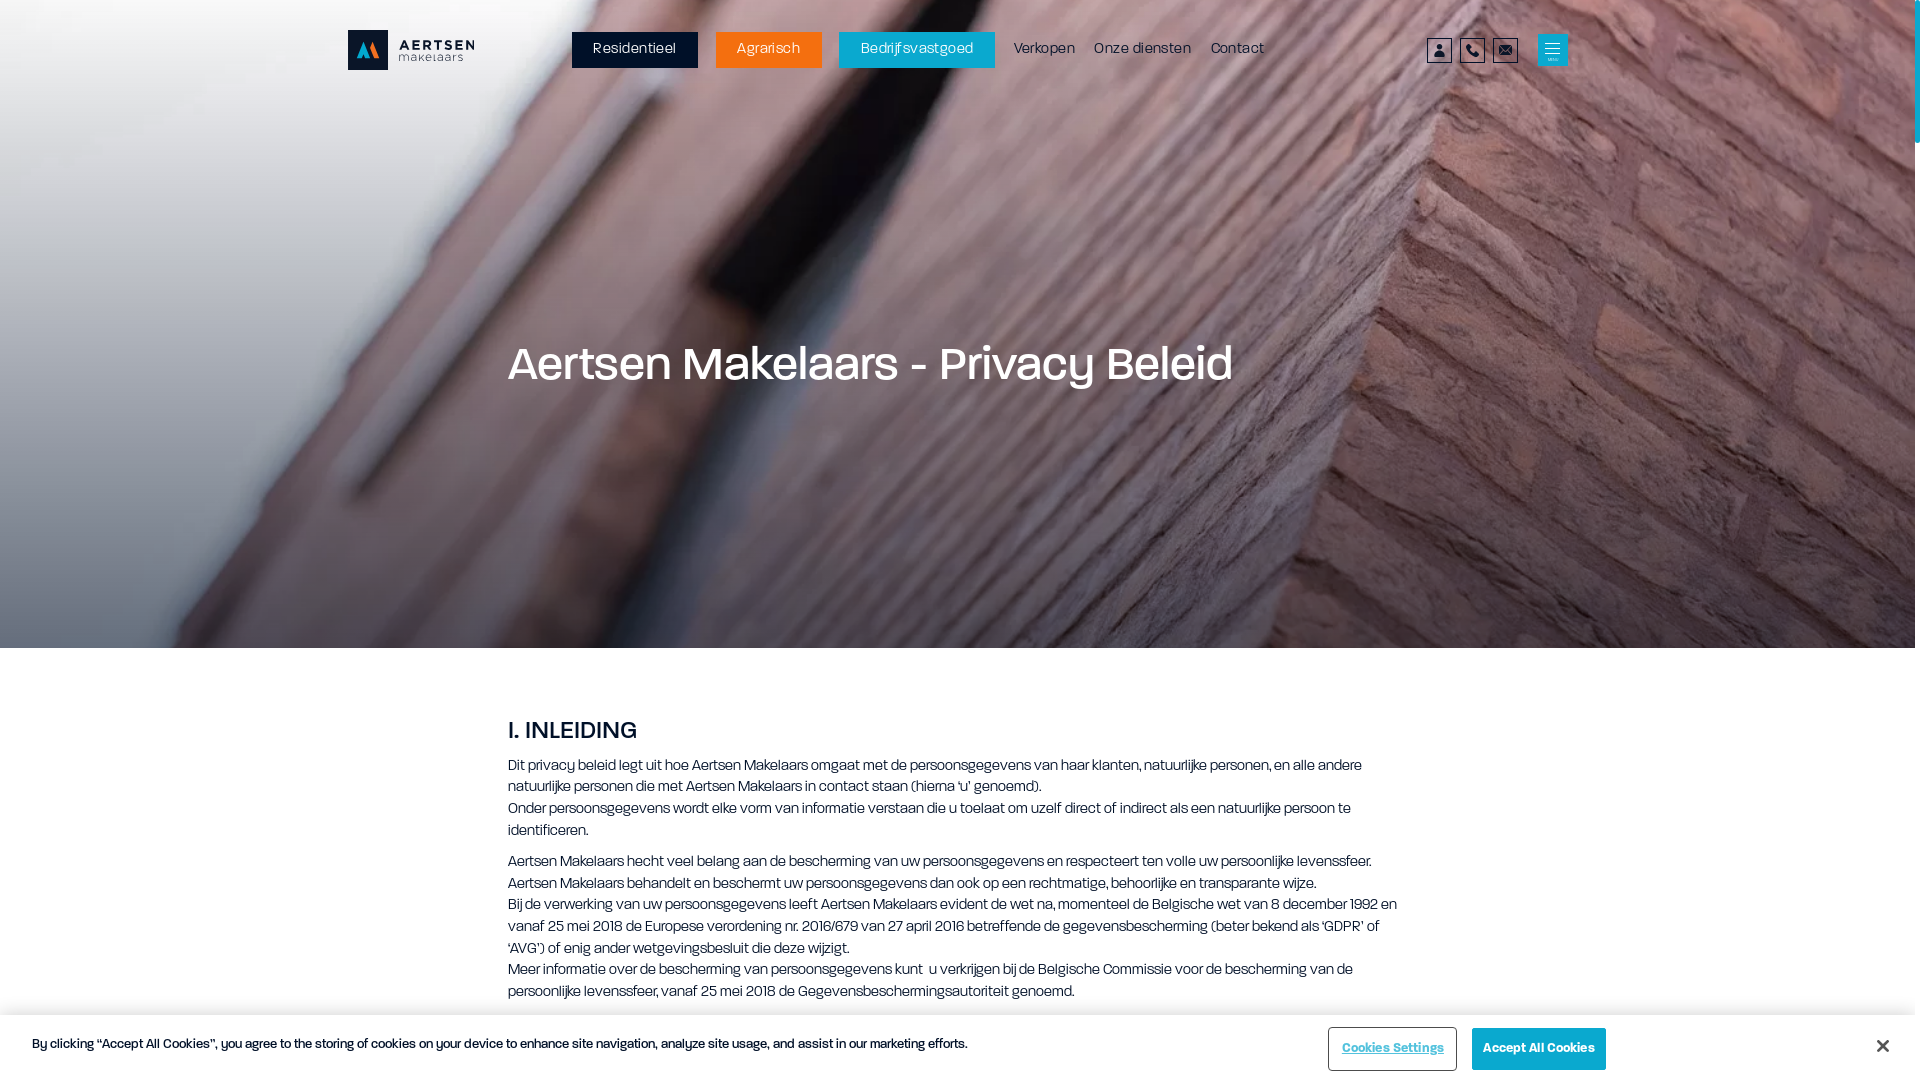 The width and height of the screenshot is (1920, 1080). Describe the element at coordinates (1505, 49) in the screenshot. I see `'Mail ons'` at that location.